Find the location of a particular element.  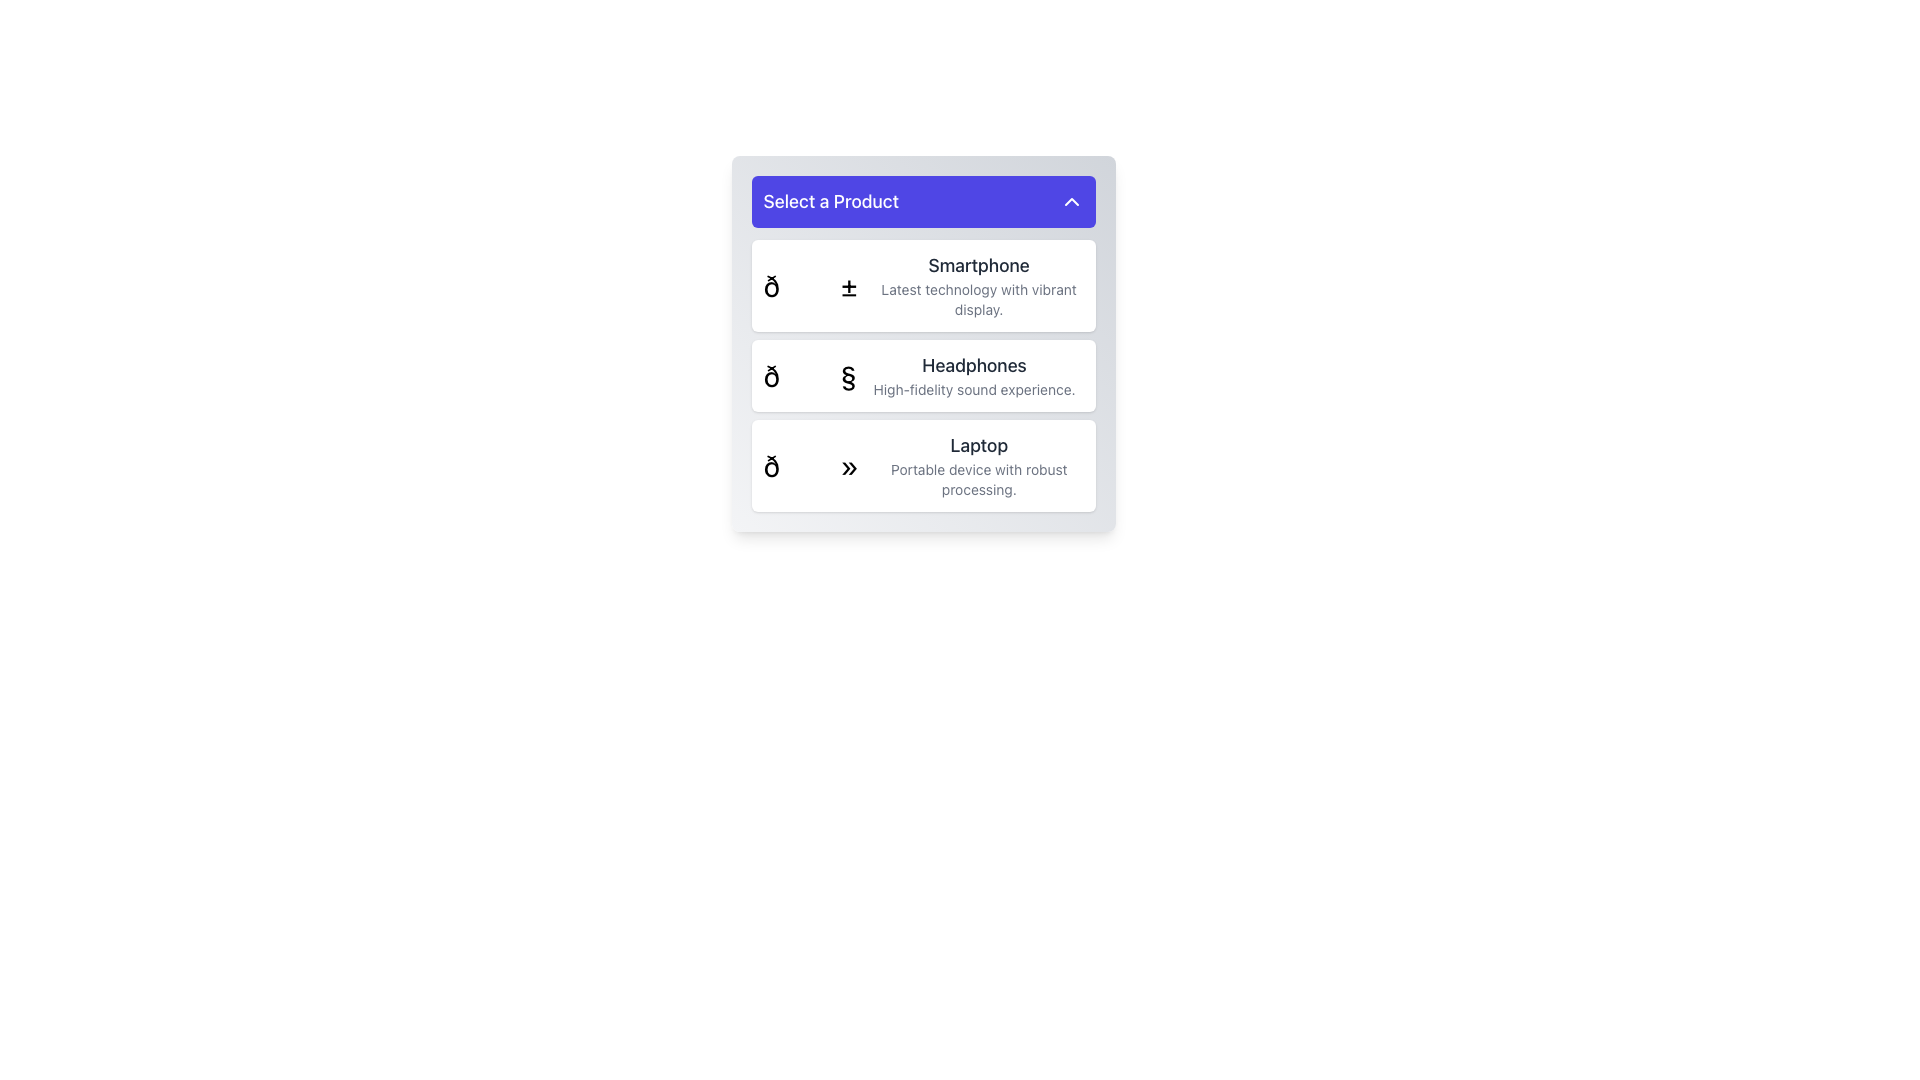

the second item in the vertical selection menu, which features a headphone icon and the title 'Headphones' is located at coordinates (922, 375).